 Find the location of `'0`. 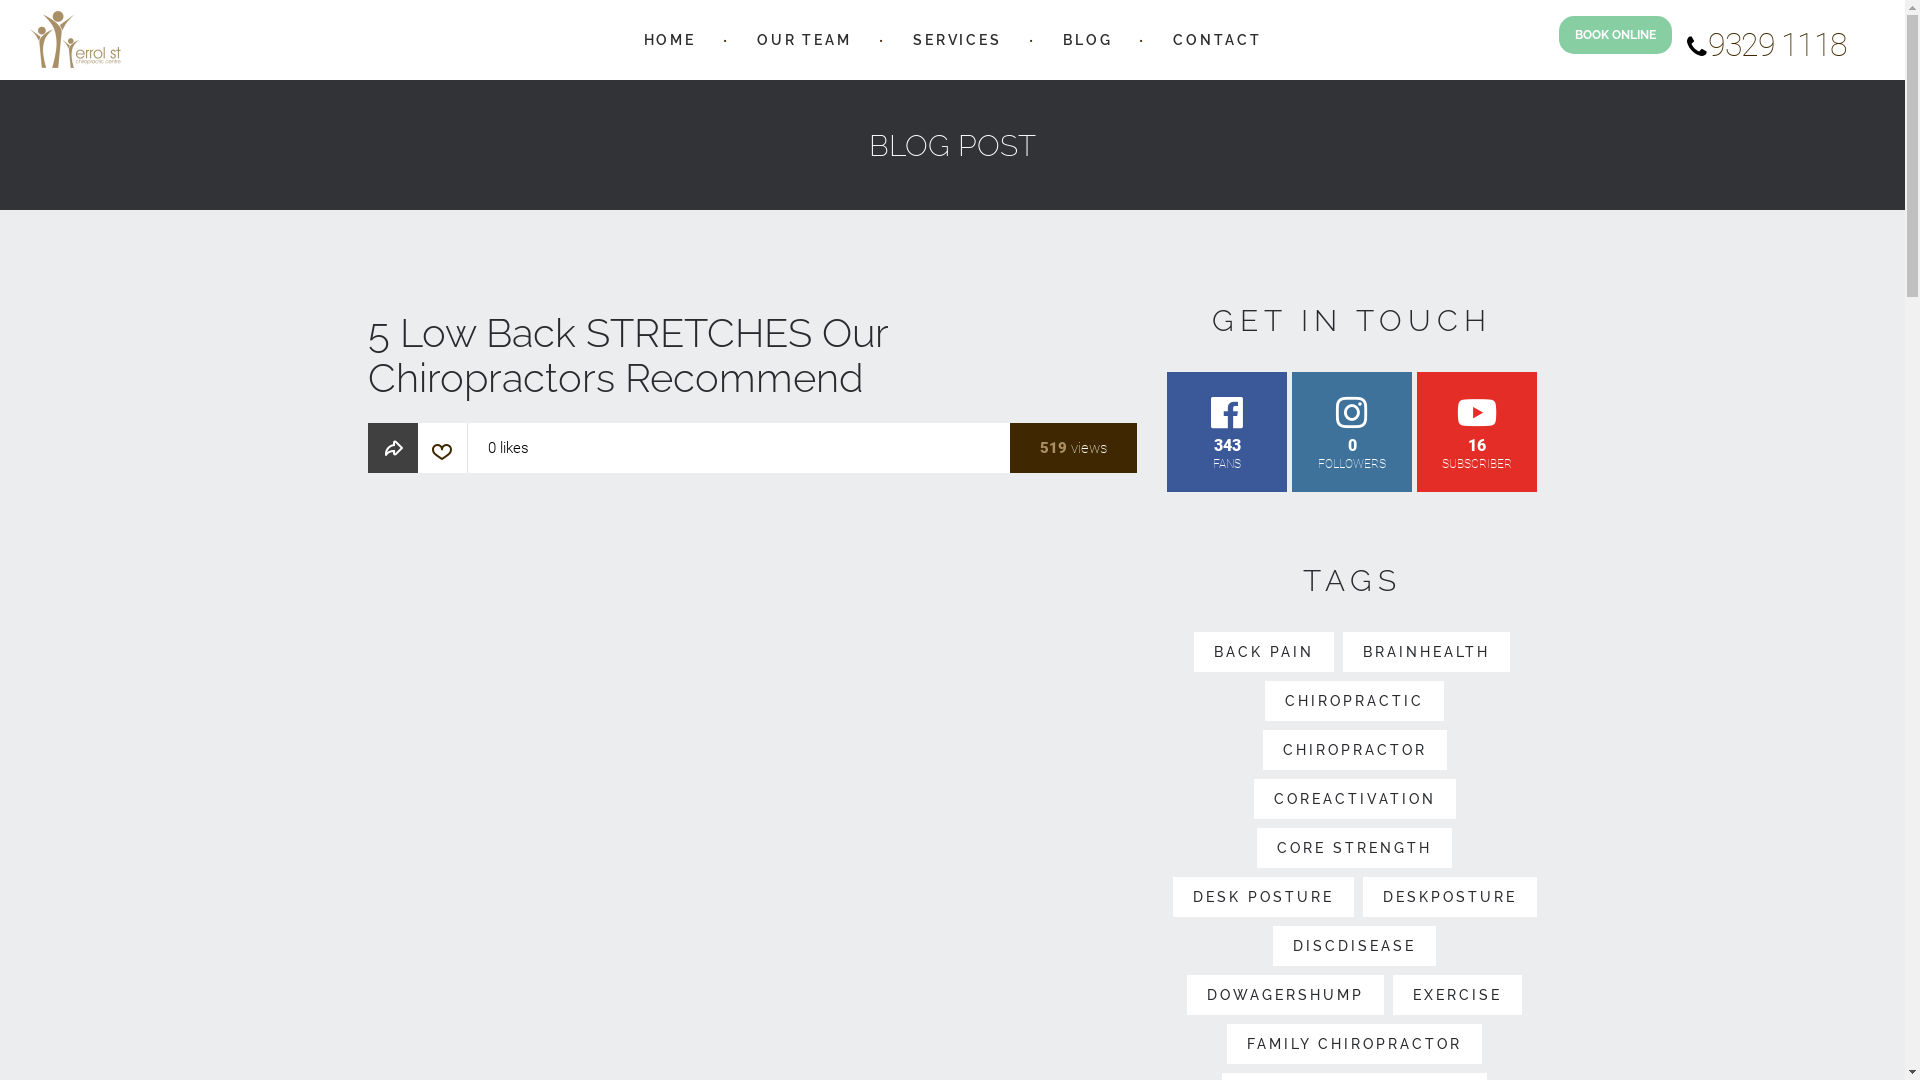

'0 is located at coordinates (1291, 431).